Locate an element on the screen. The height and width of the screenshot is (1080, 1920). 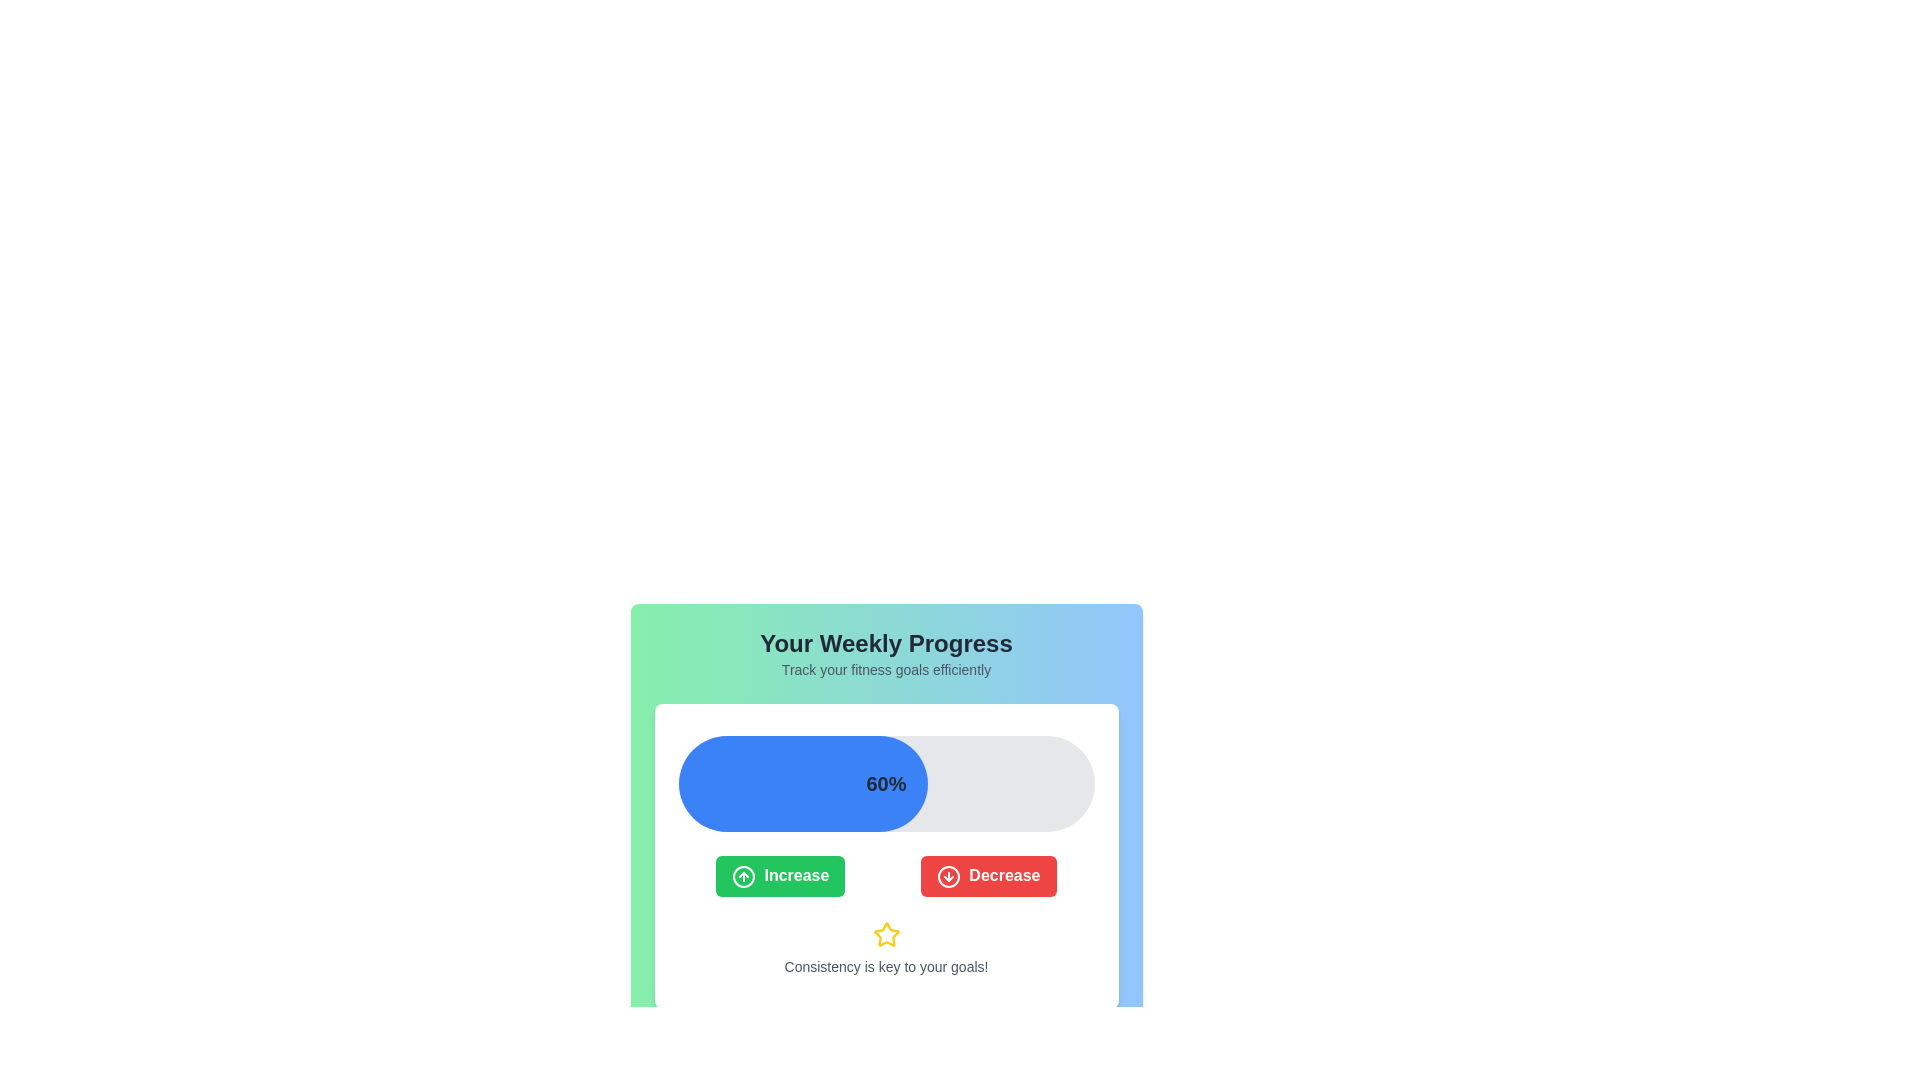
Heading text element located at the top of the section, which serves as a title indicating the content or purpose of the section is located at coordinates (885, 644).